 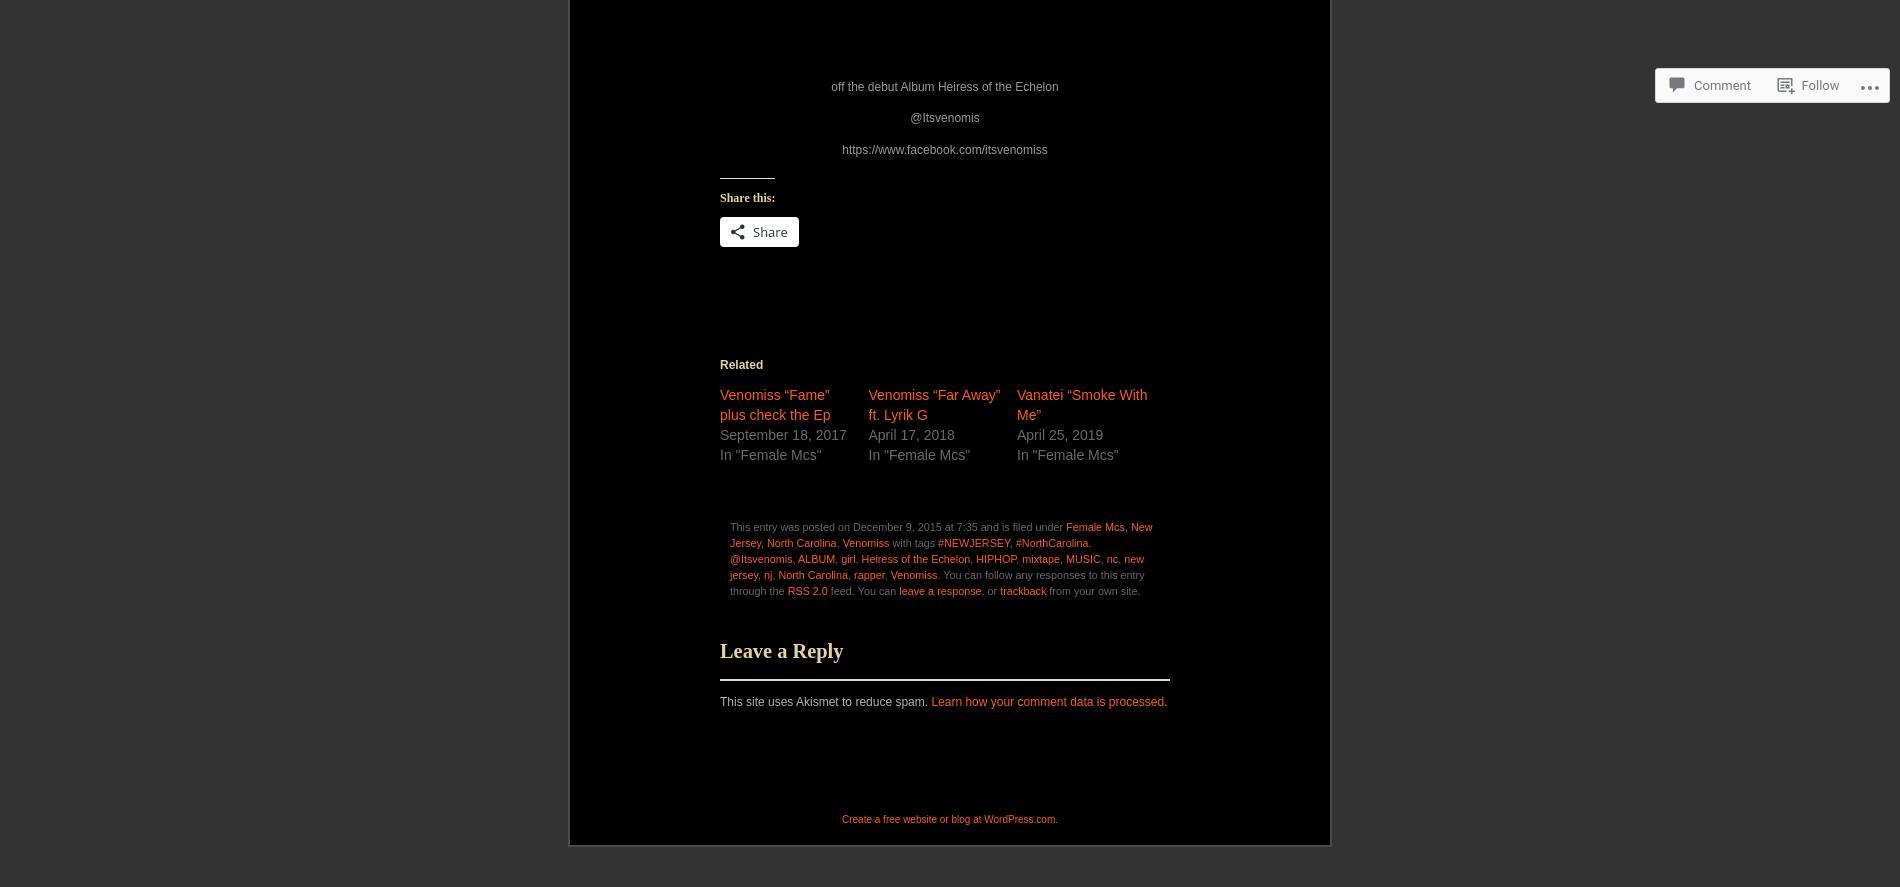 I want to click on 'Learn how your comment data is processed', so click(x=1047, y=863).